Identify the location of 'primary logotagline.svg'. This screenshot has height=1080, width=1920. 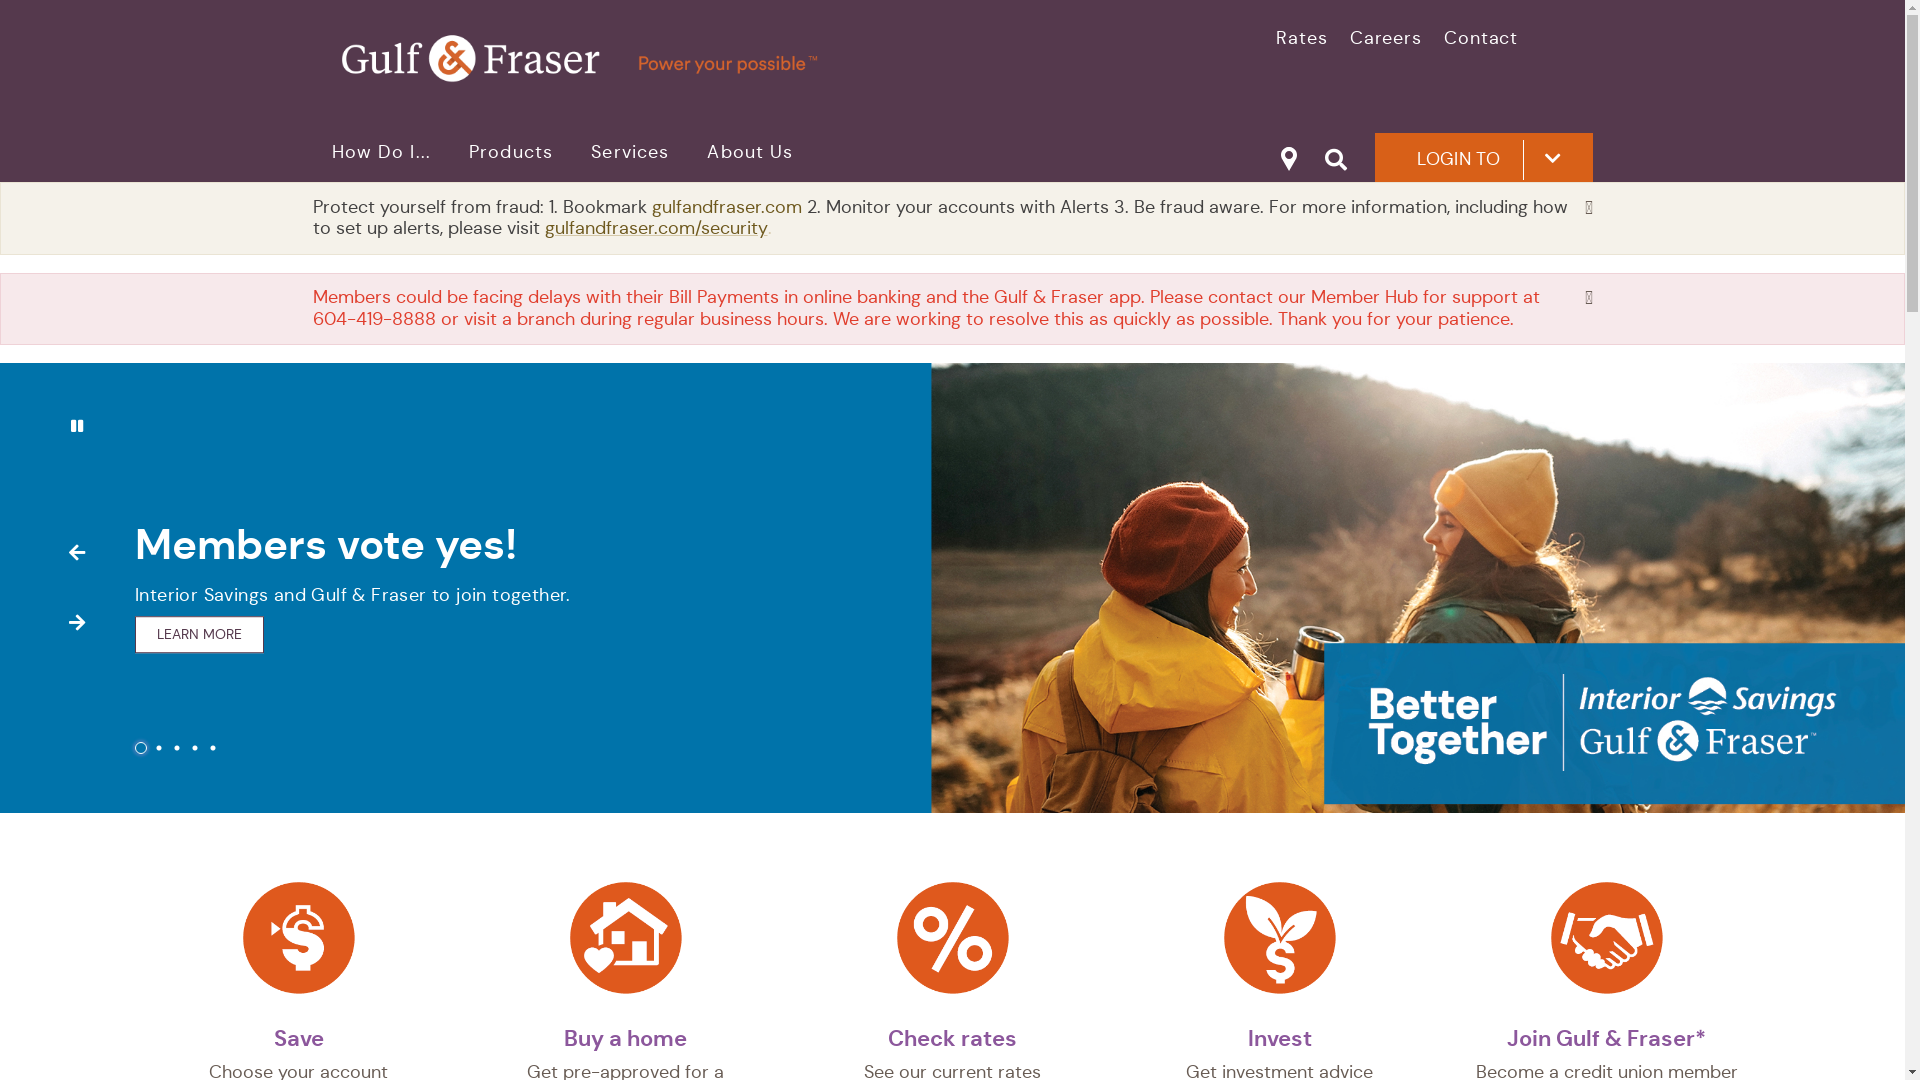
(576, 56).